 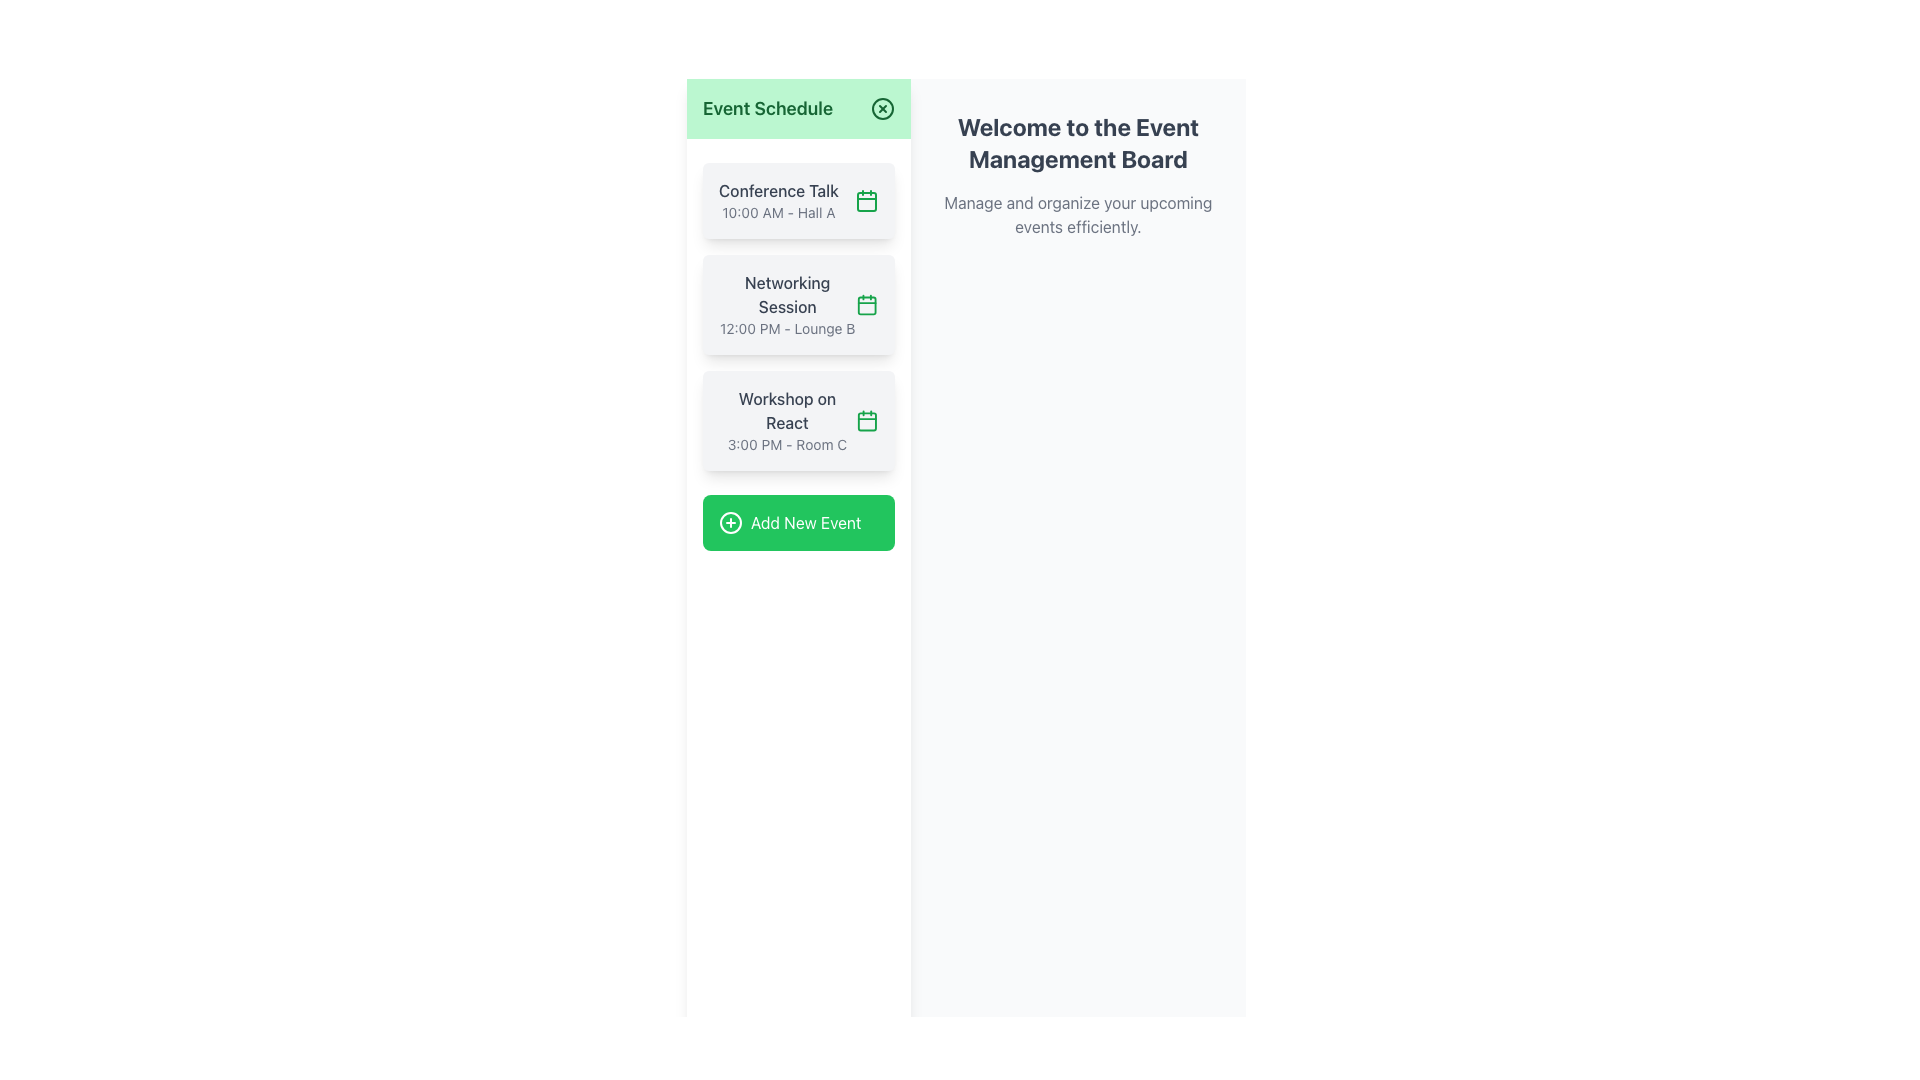 I want to click on the second Informational Card titled 'Networking Session' in the Event Schedule, so click(x=797, y=304).